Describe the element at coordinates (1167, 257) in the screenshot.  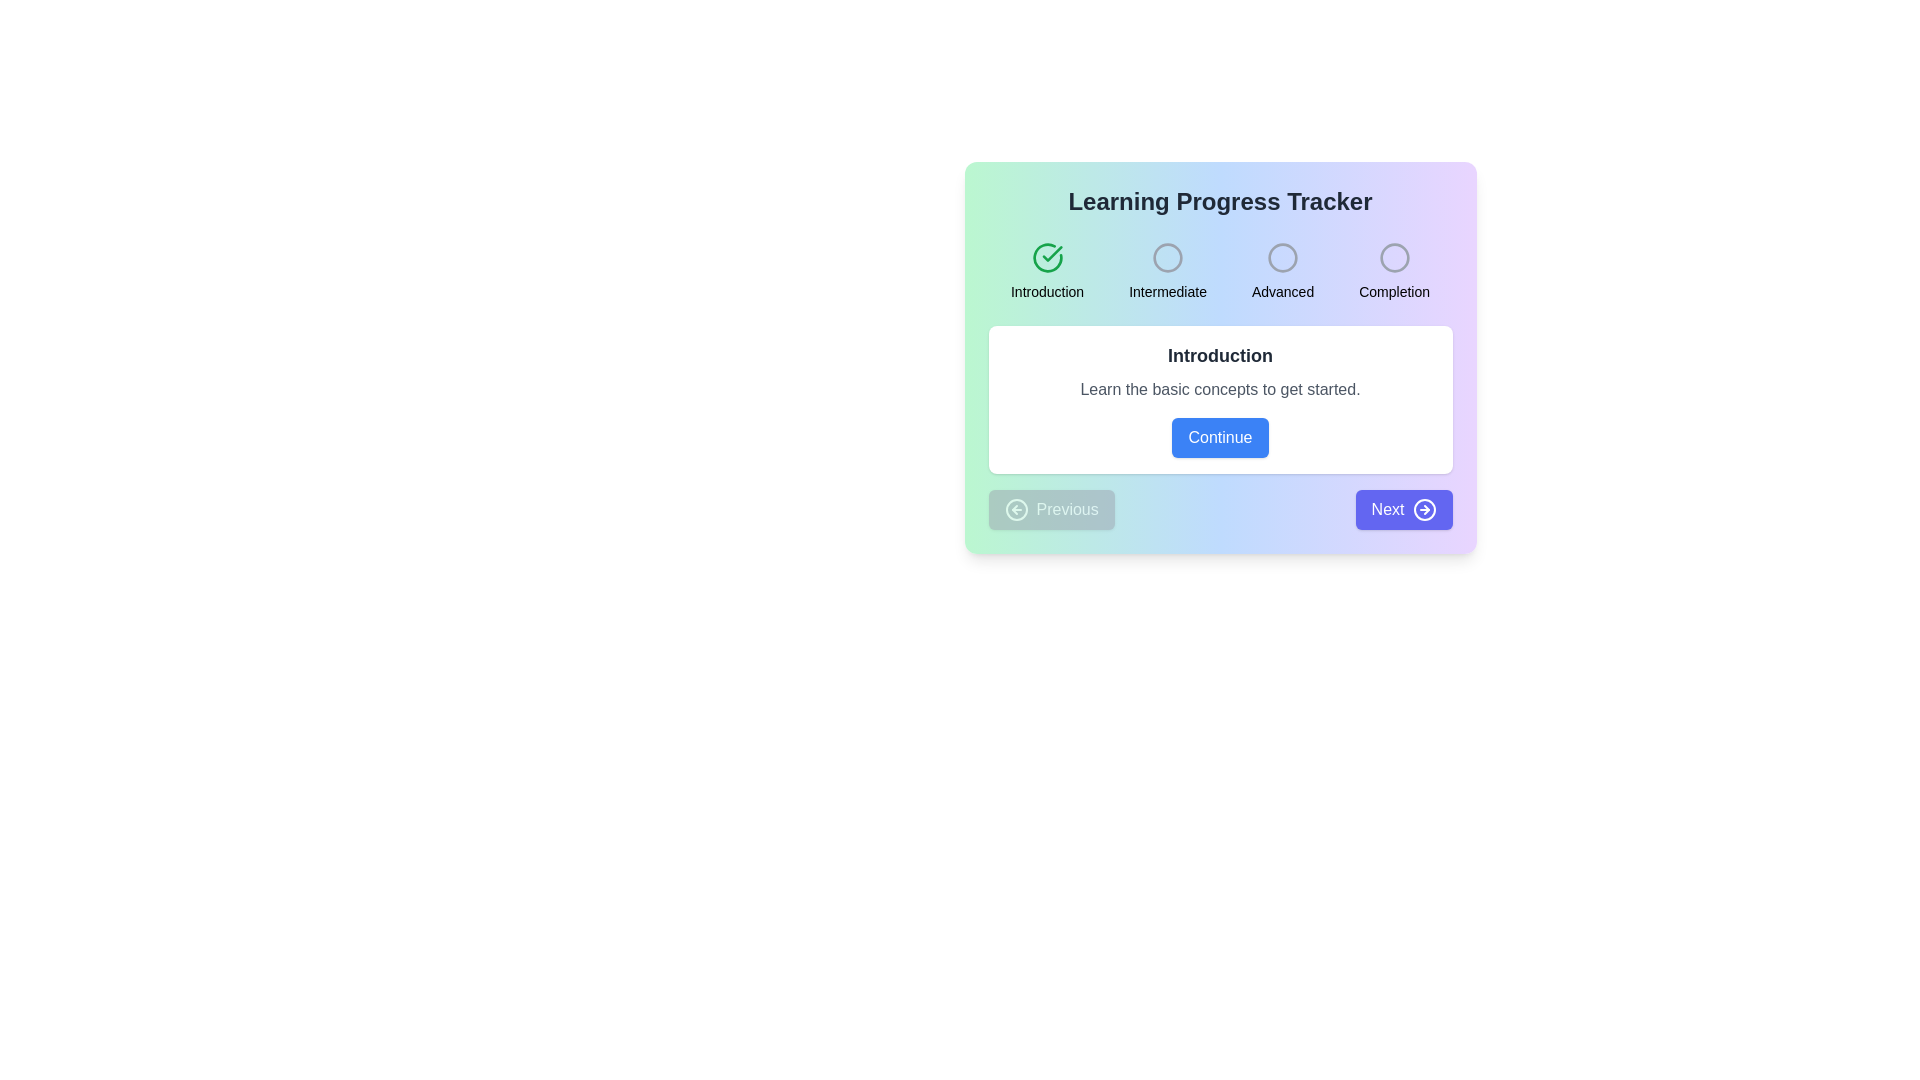
I see `the second icon in the sequence of four icons located above the text label 'Intermediate'` at that location.